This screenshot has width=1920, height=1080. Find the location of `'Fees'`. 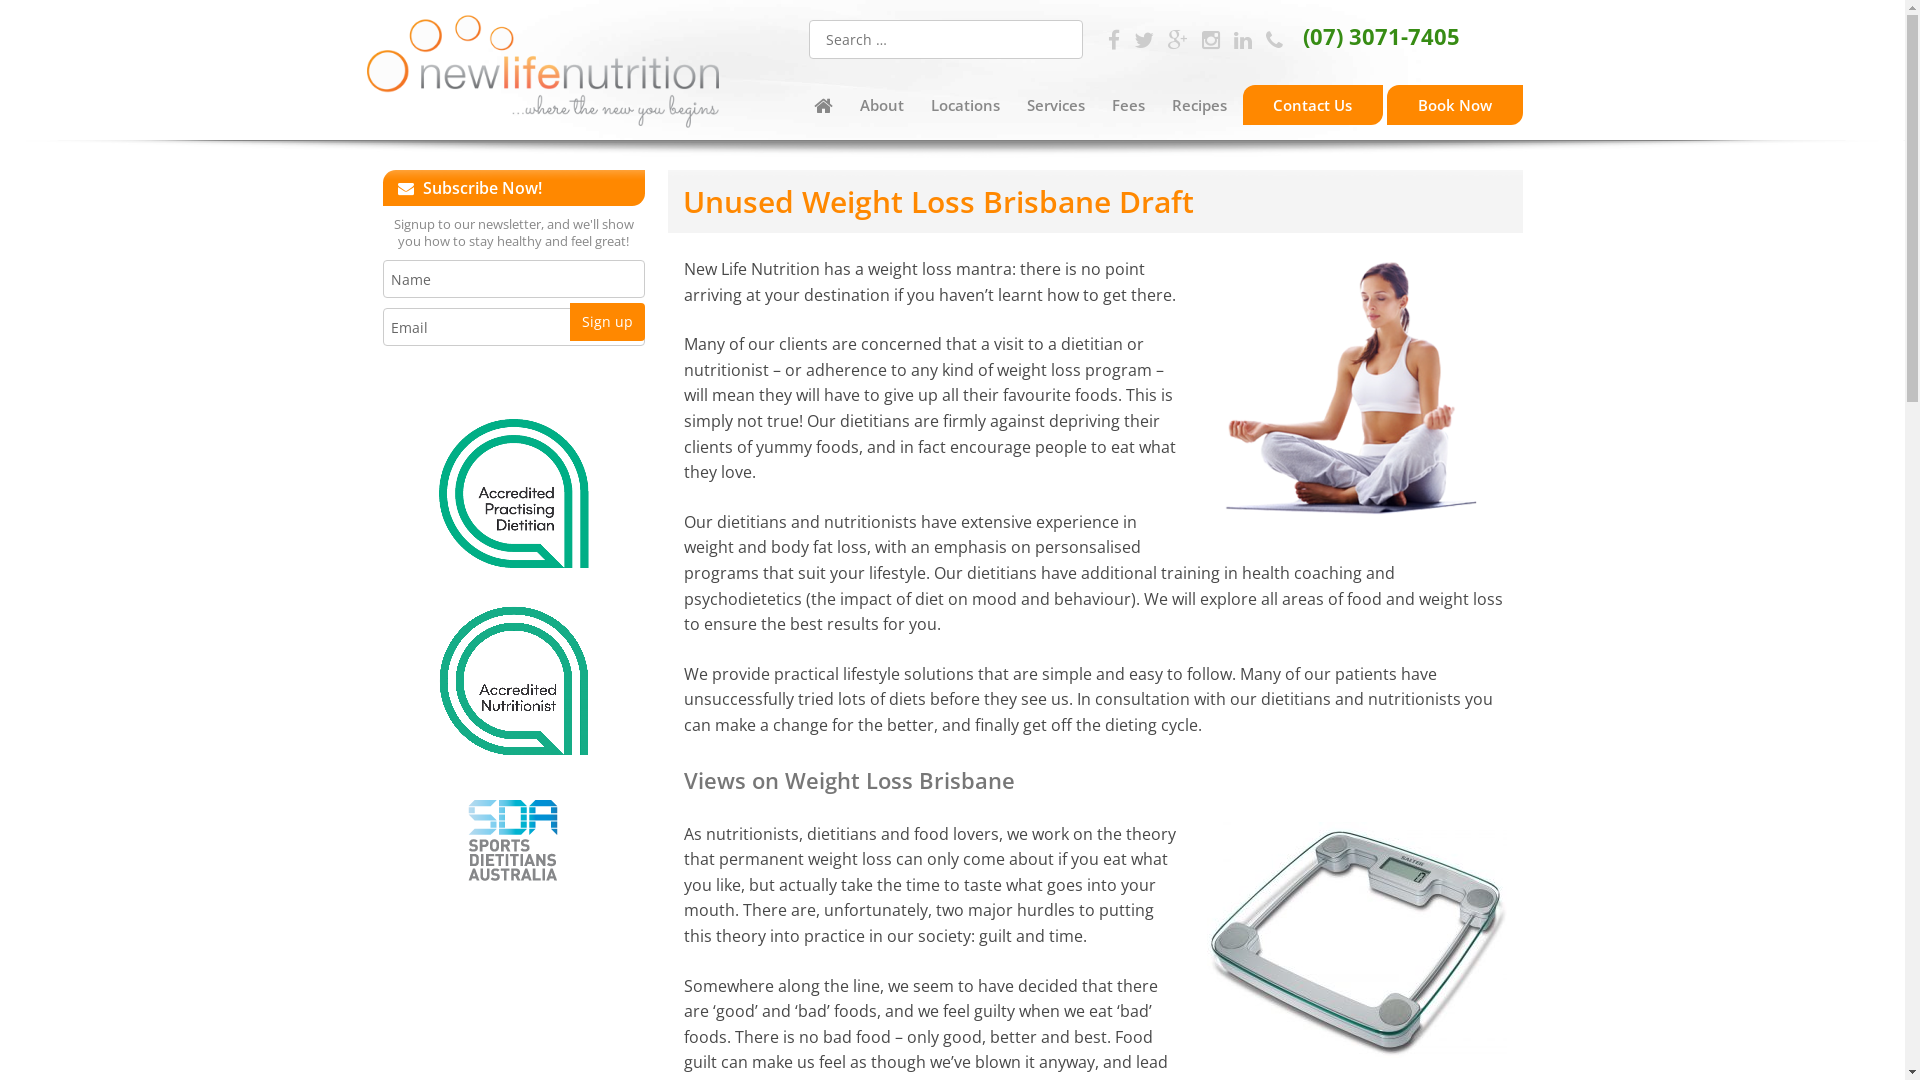

'Fees' is located at coordinates (1099, 104).